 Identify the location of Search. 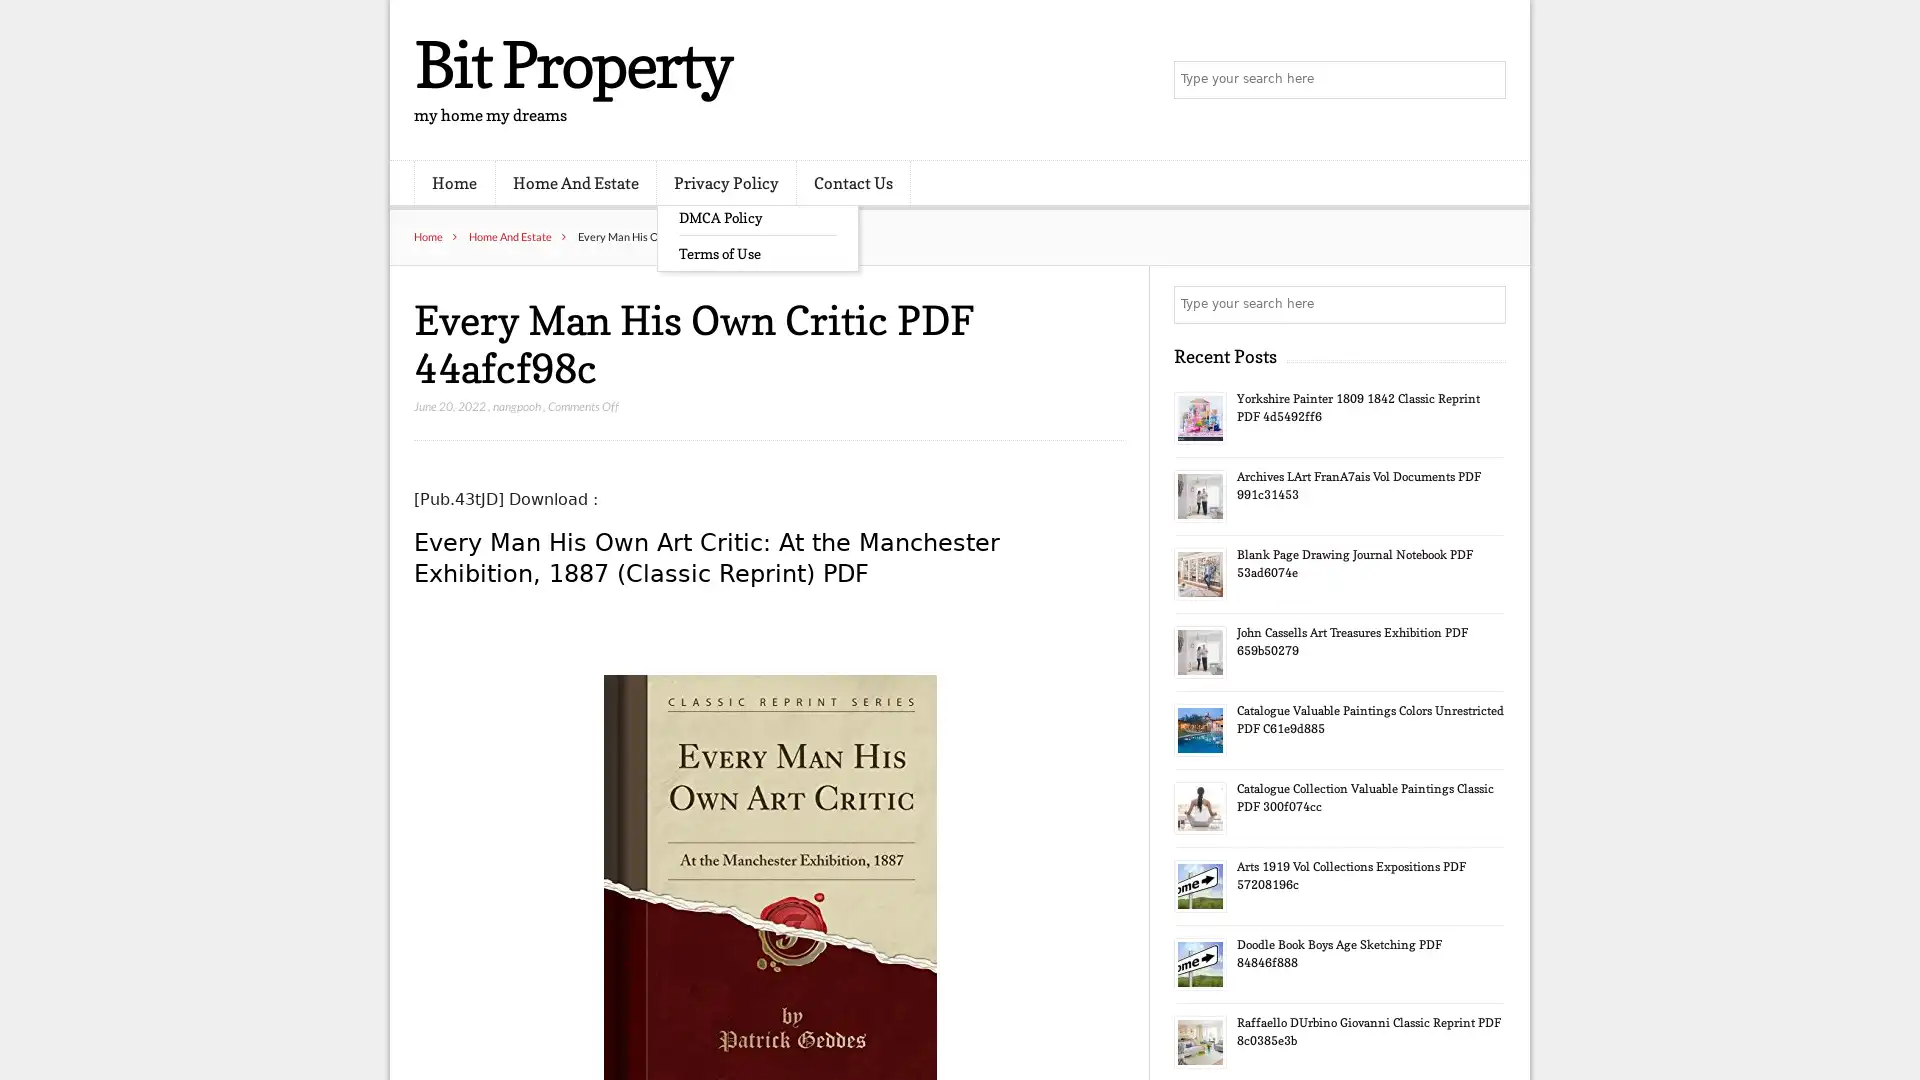
(1485, 304).